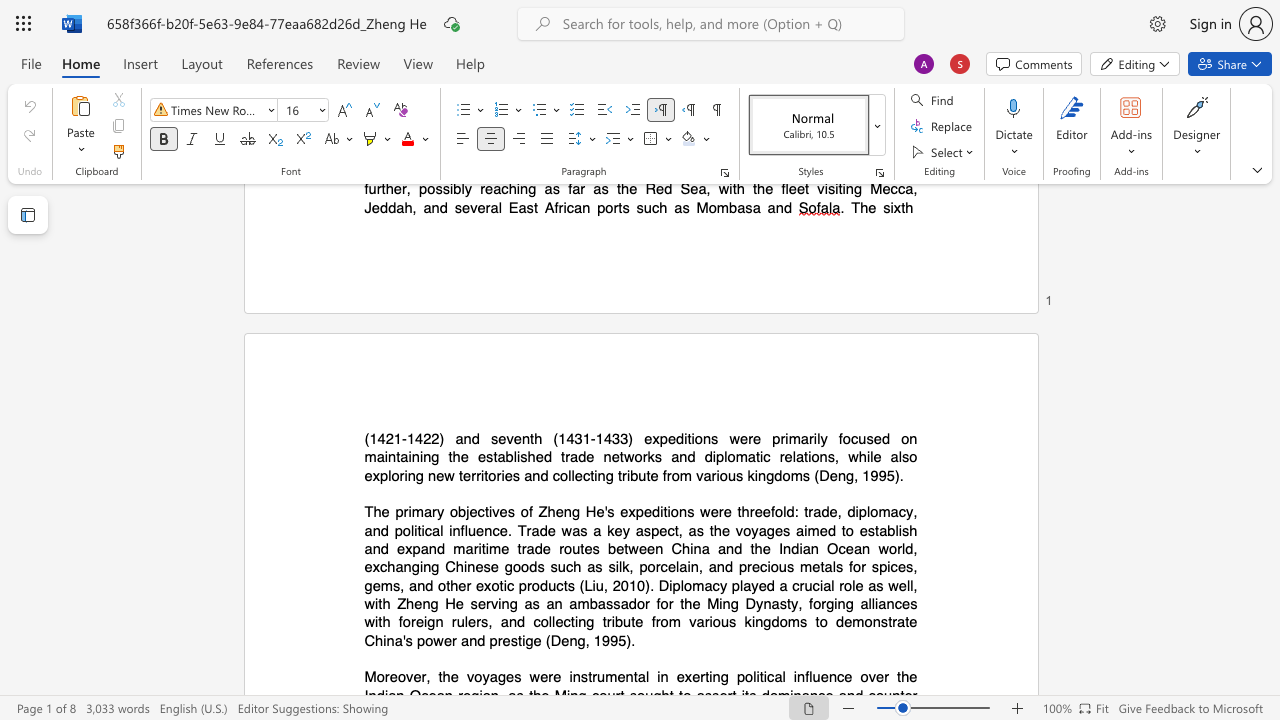  What do you see at coordinates (526, 529) in the screenshot?
I see `the subset text "rade was a key" within the text "of Zheng He"` at bounding box center [526, 529].